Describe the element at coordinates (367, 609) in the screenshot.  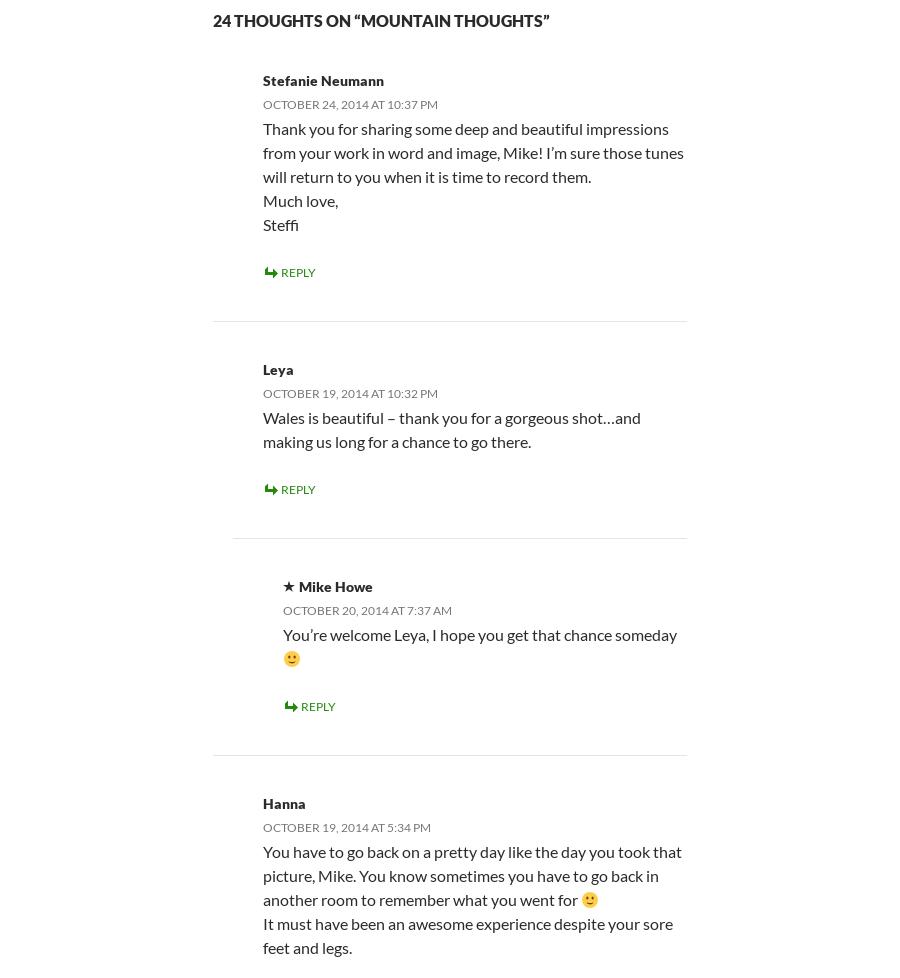
I see `'October 20, 2014 at 7:37 am'` at that location.